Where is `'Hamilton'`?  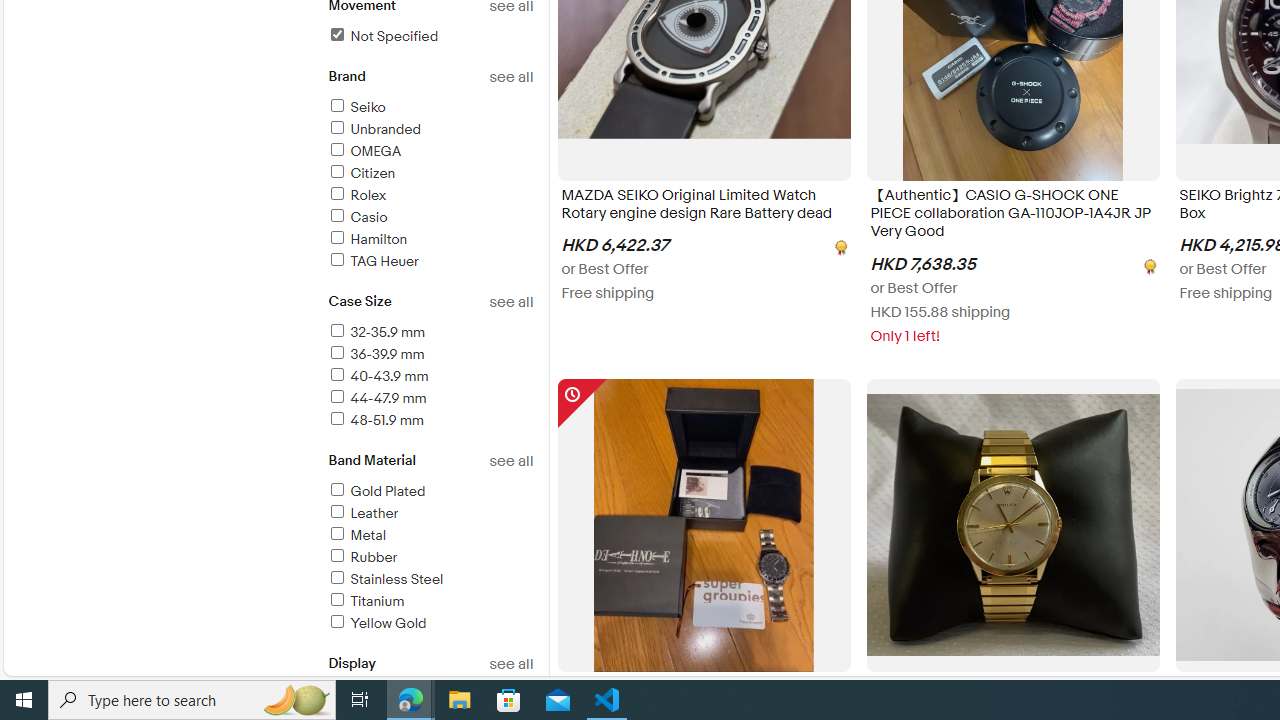
'Hamilton' is located at coordinates (367, 238).